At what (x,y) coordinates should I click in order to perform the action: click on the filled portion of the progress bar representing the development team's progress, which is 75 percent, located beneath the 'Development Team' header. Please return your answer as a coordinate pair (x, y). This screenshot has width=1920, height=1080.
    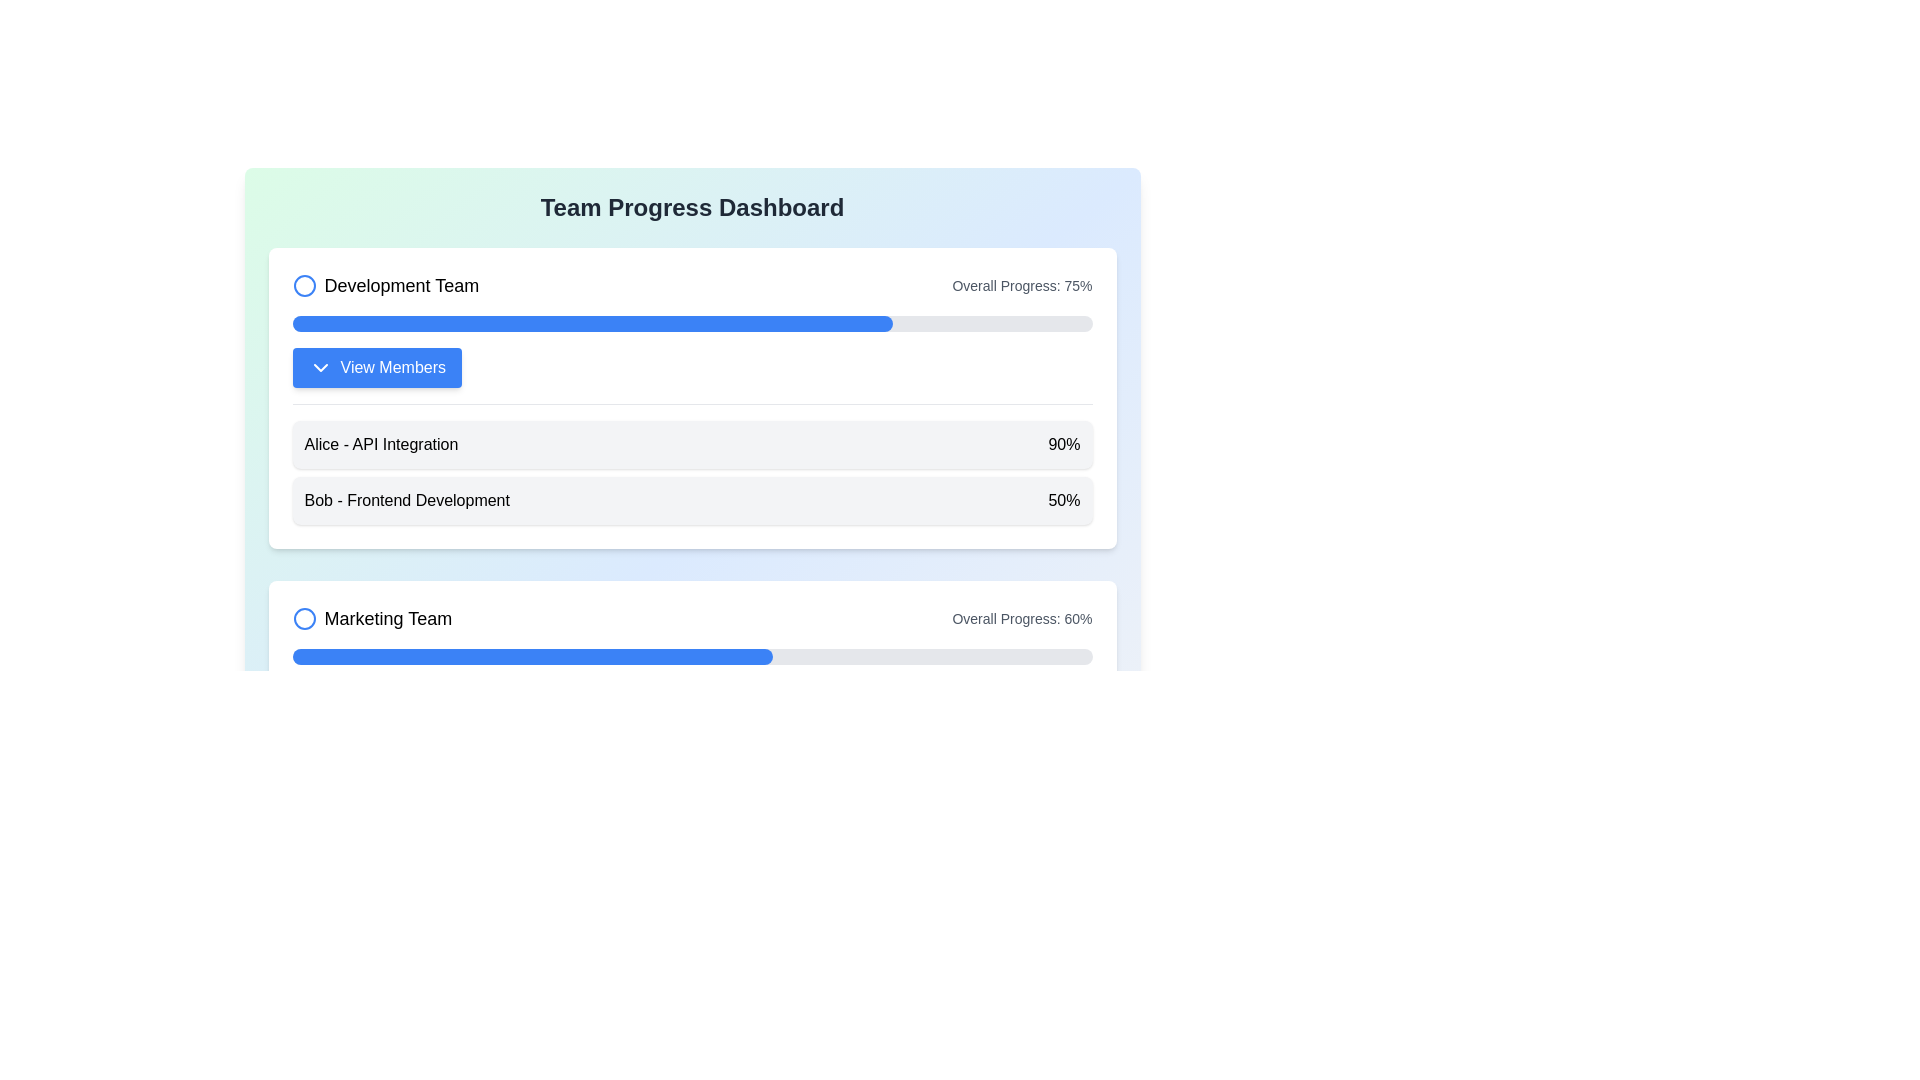
    Looking at the image, I should click on (591, 323).